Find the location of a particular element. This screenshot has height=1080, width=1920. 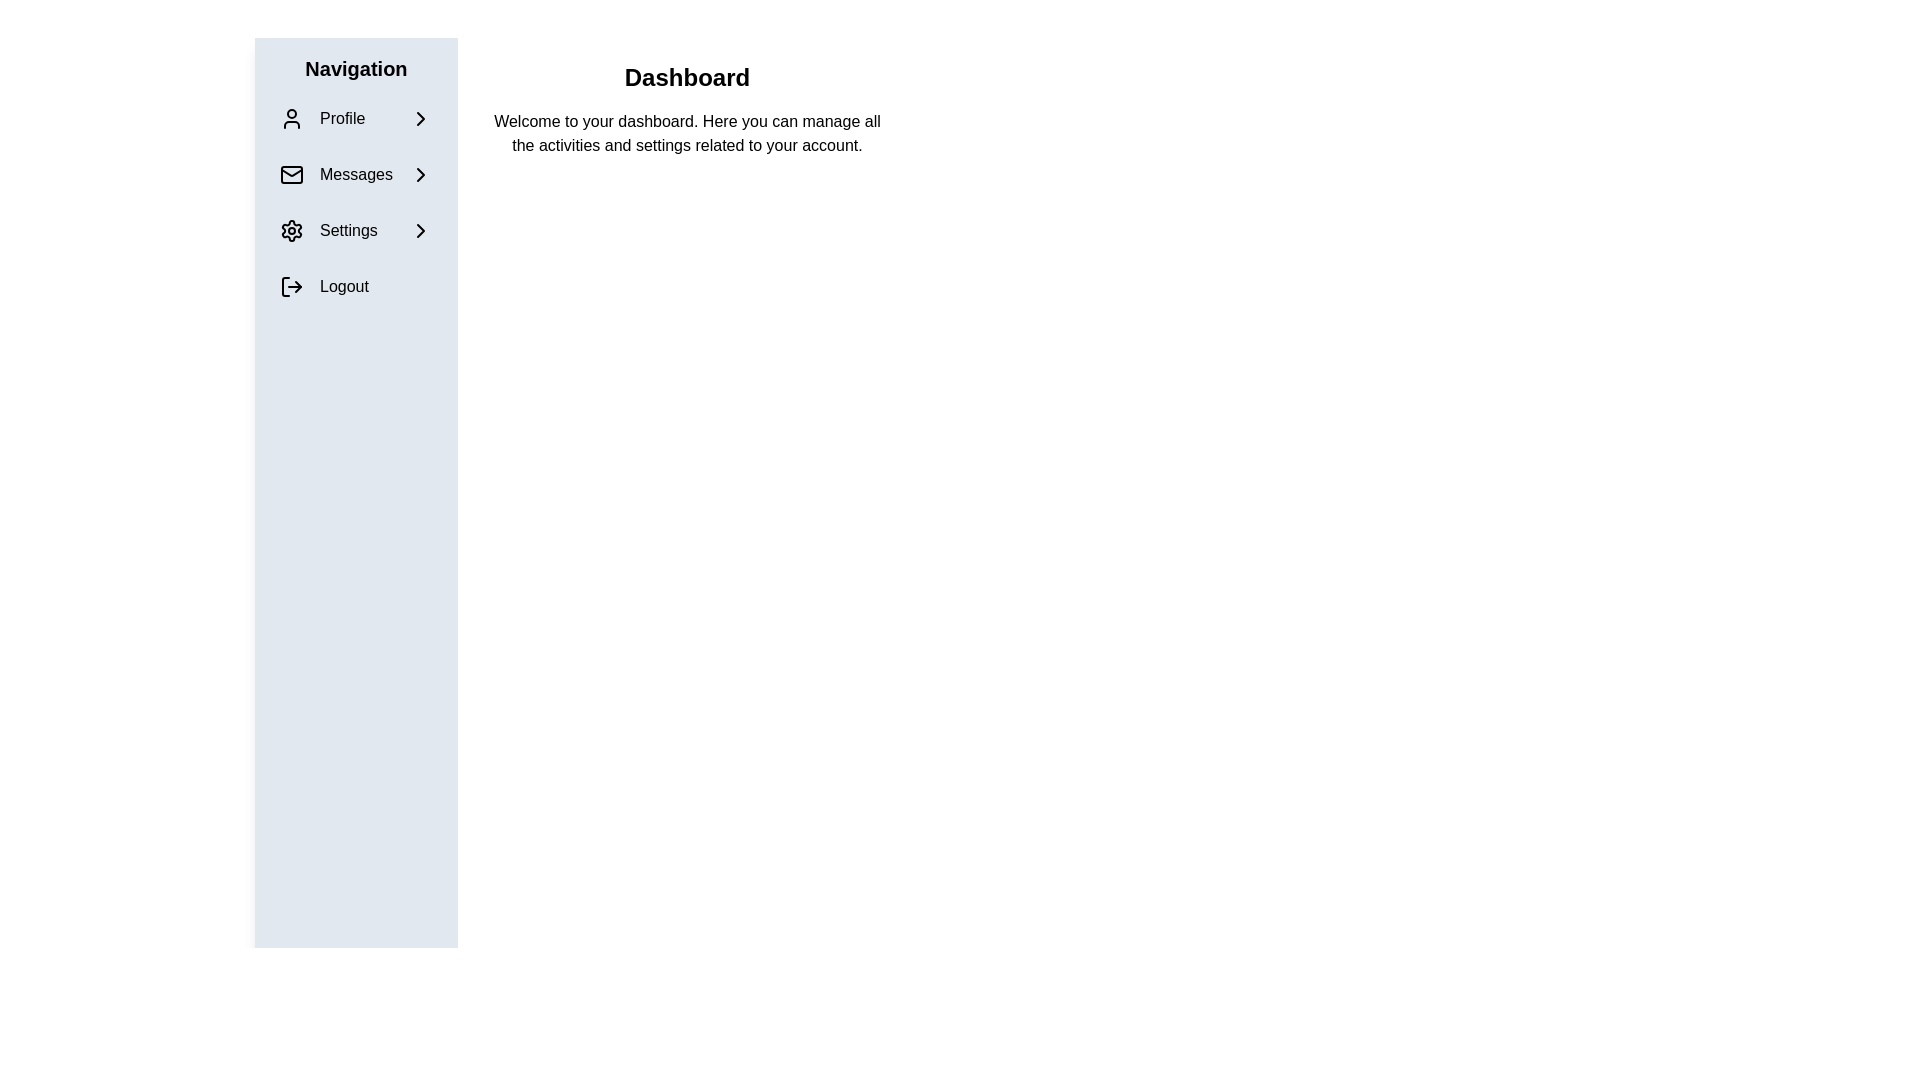

the small black rightward arrow marker (chevron) located to the right of the 'Messages' text in the left-hand navigation bar is located at coordinates (419, 173).